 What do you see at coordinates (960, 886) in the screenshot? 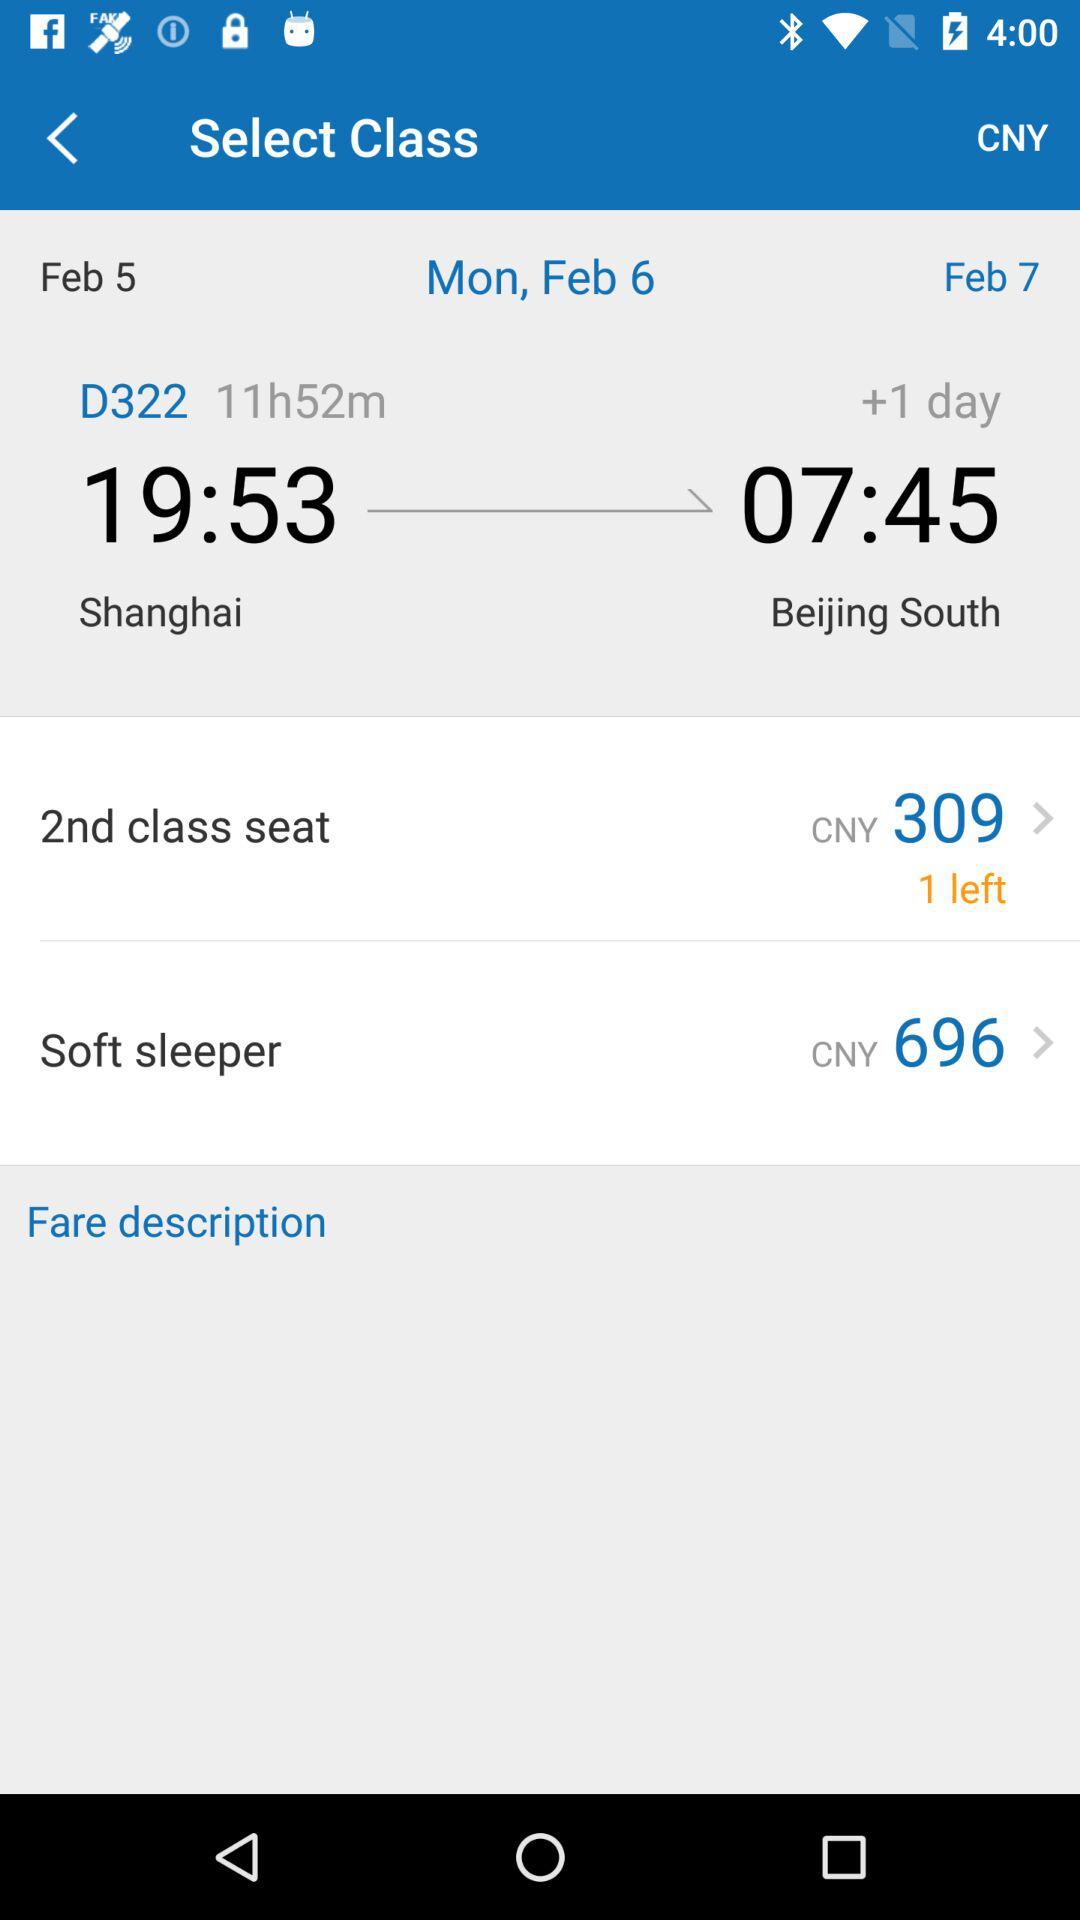
I see `the icon next to the cny item` at bounding box center [960, 886].